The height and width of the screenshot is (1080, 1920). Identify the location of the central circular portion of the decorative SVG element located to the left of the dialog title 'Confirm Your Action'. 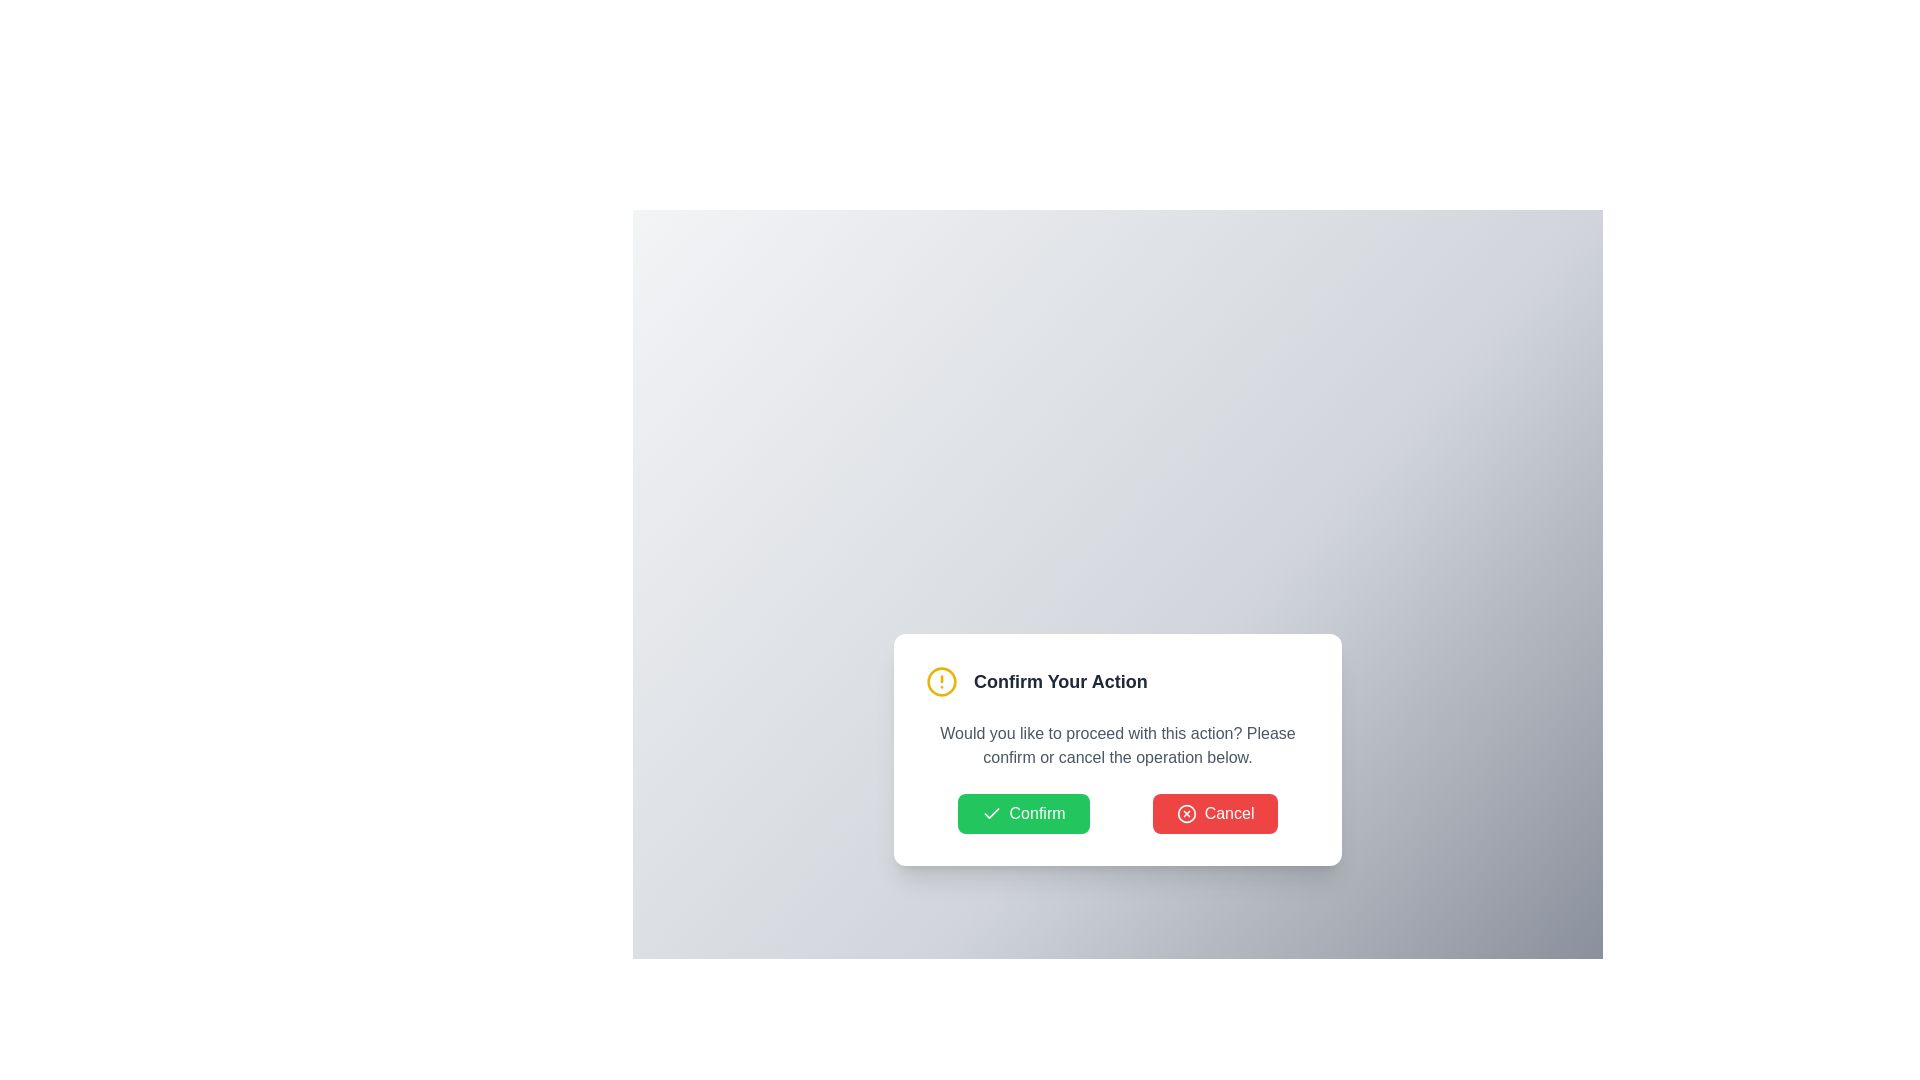
(940, 681).